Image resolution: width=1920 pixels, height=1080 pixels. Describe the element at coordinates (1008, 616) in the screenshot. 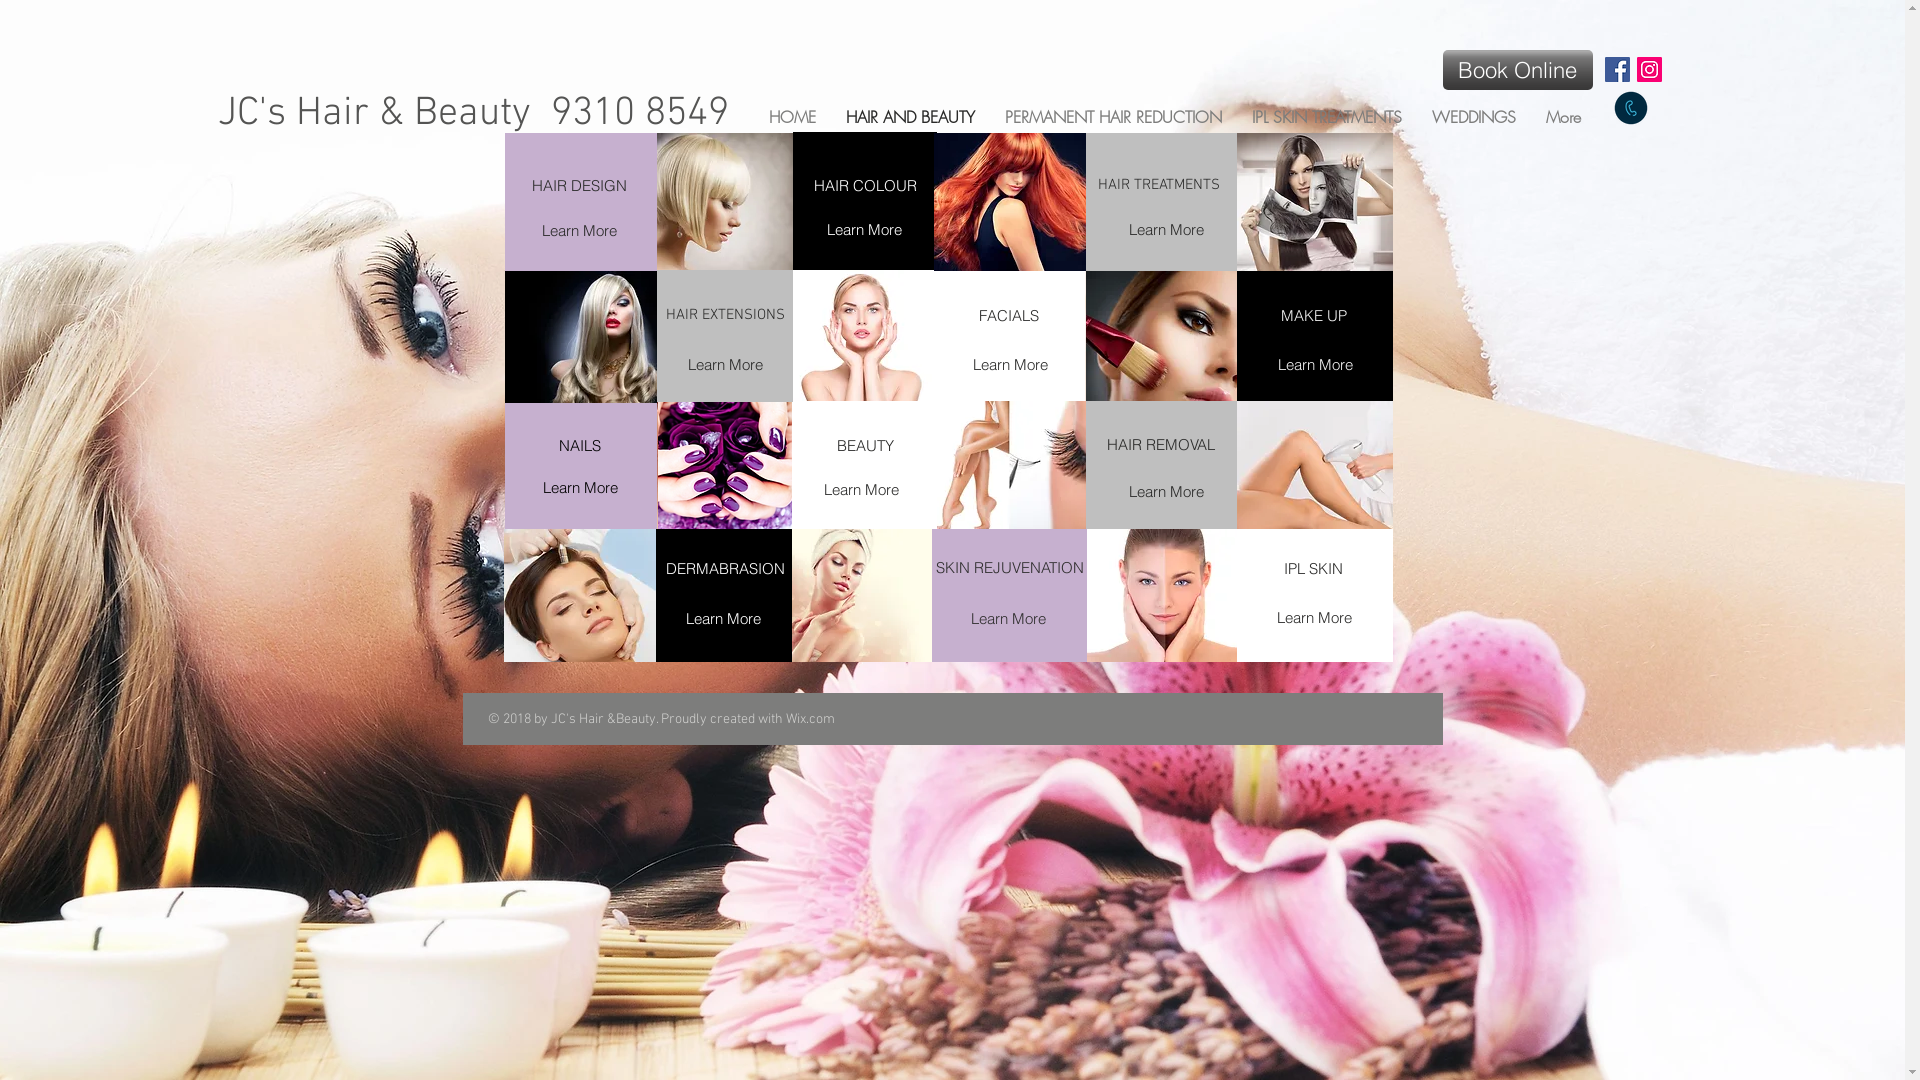

I see `'Learn More'` at that location.